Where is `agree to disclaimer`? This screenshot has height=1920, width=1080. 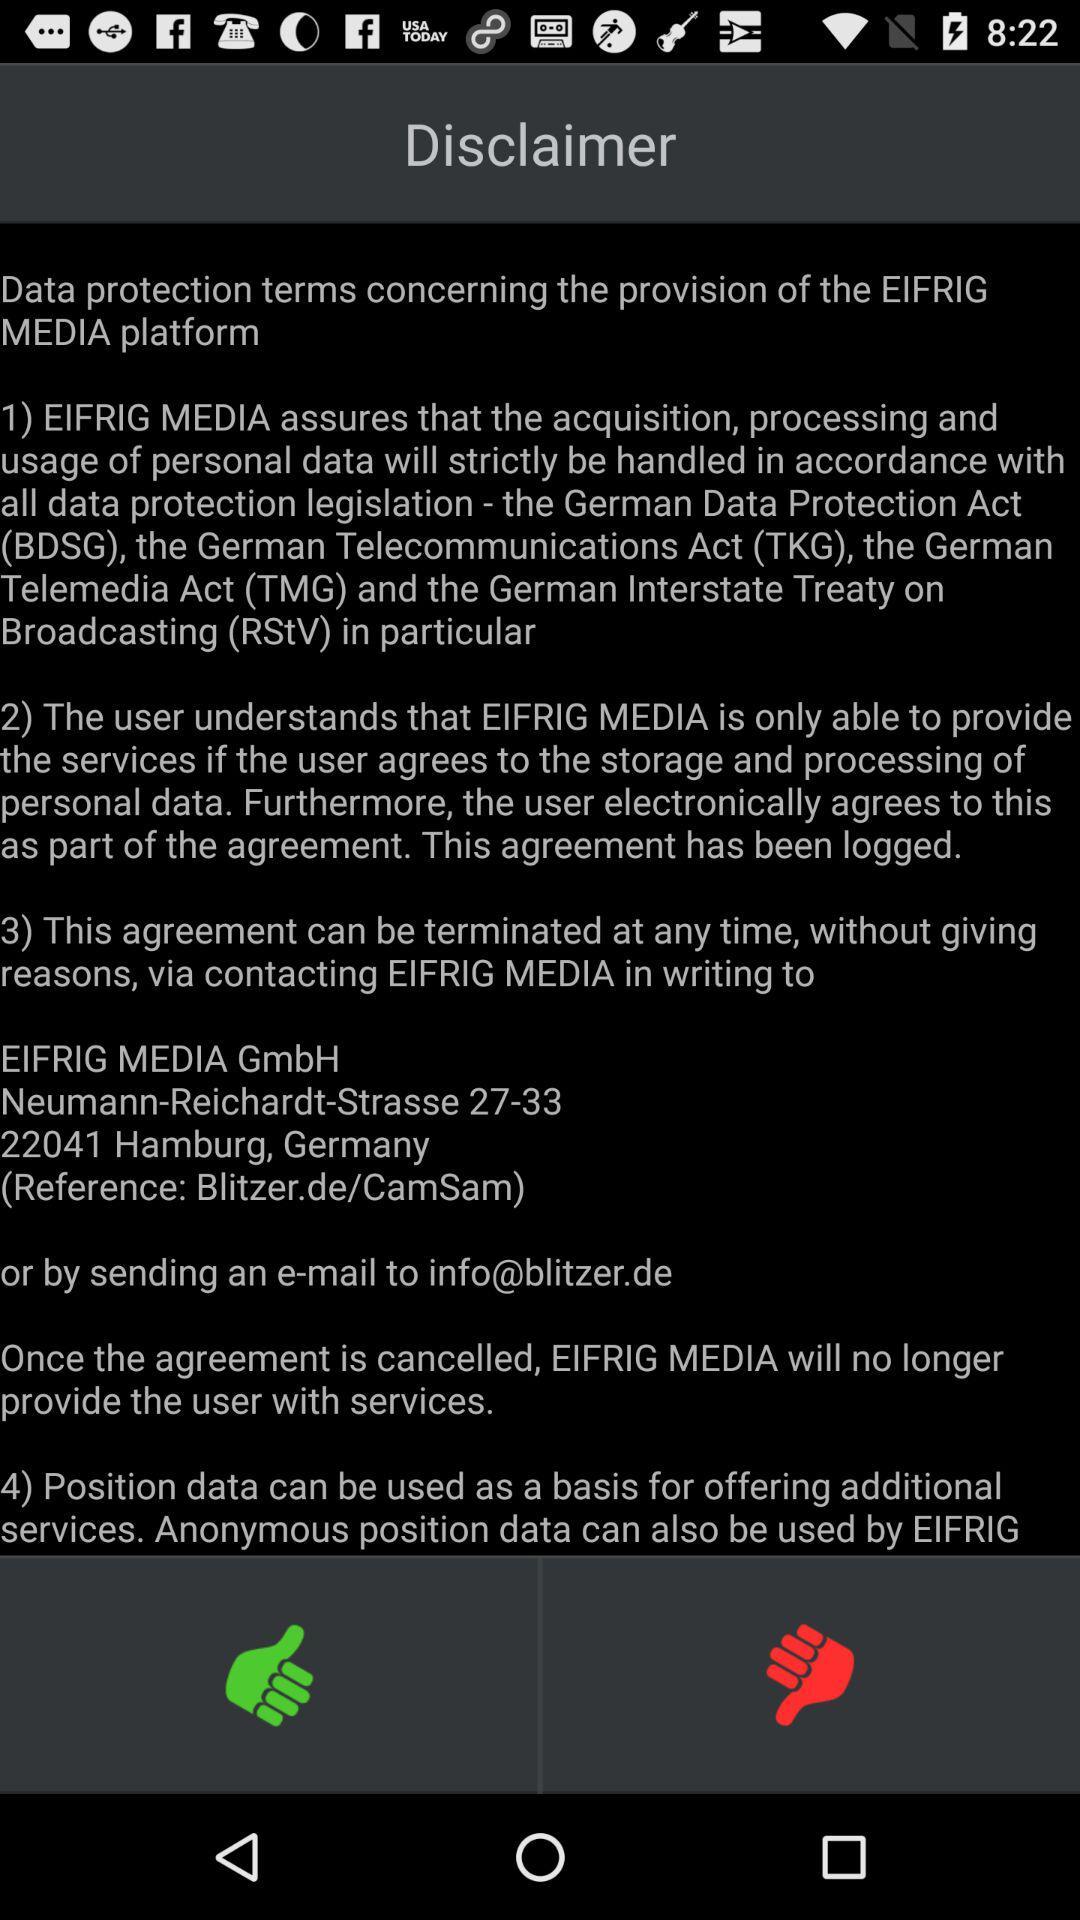 agree to disclaimer is located at coordinates (270, 1674).